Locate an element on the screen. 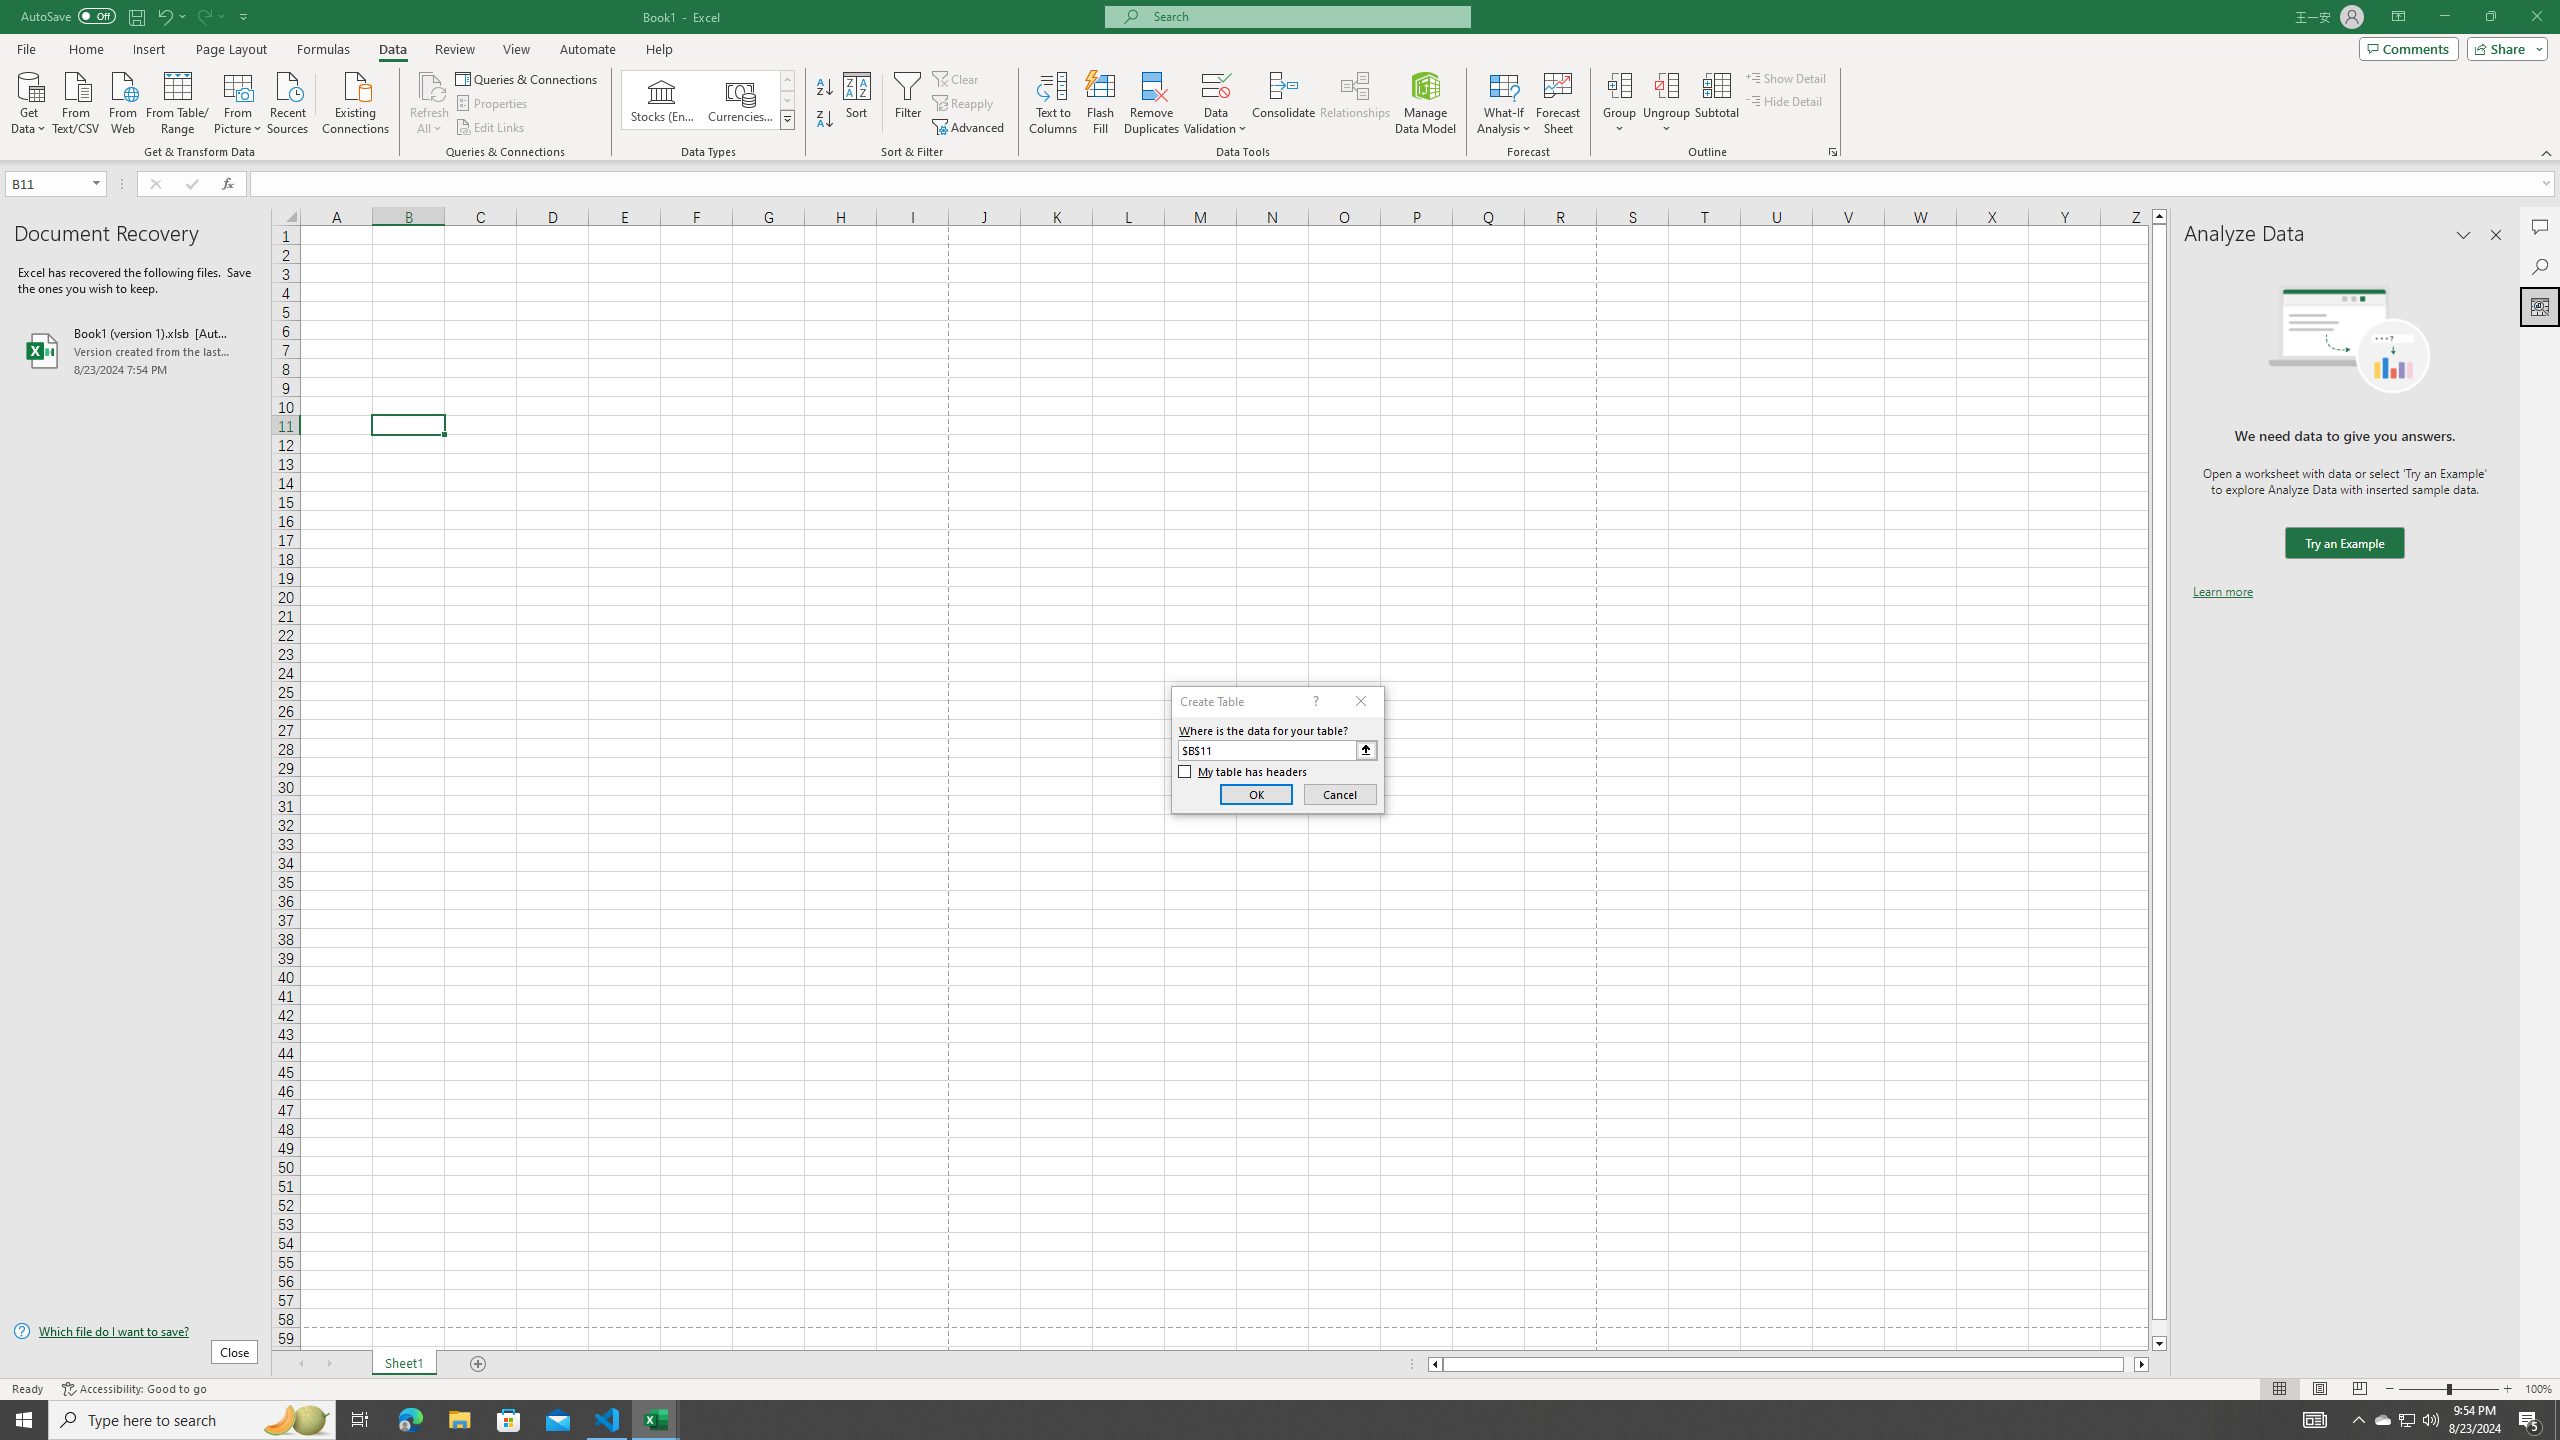  'Consolidate...' is located at coordinates (1283, 103).